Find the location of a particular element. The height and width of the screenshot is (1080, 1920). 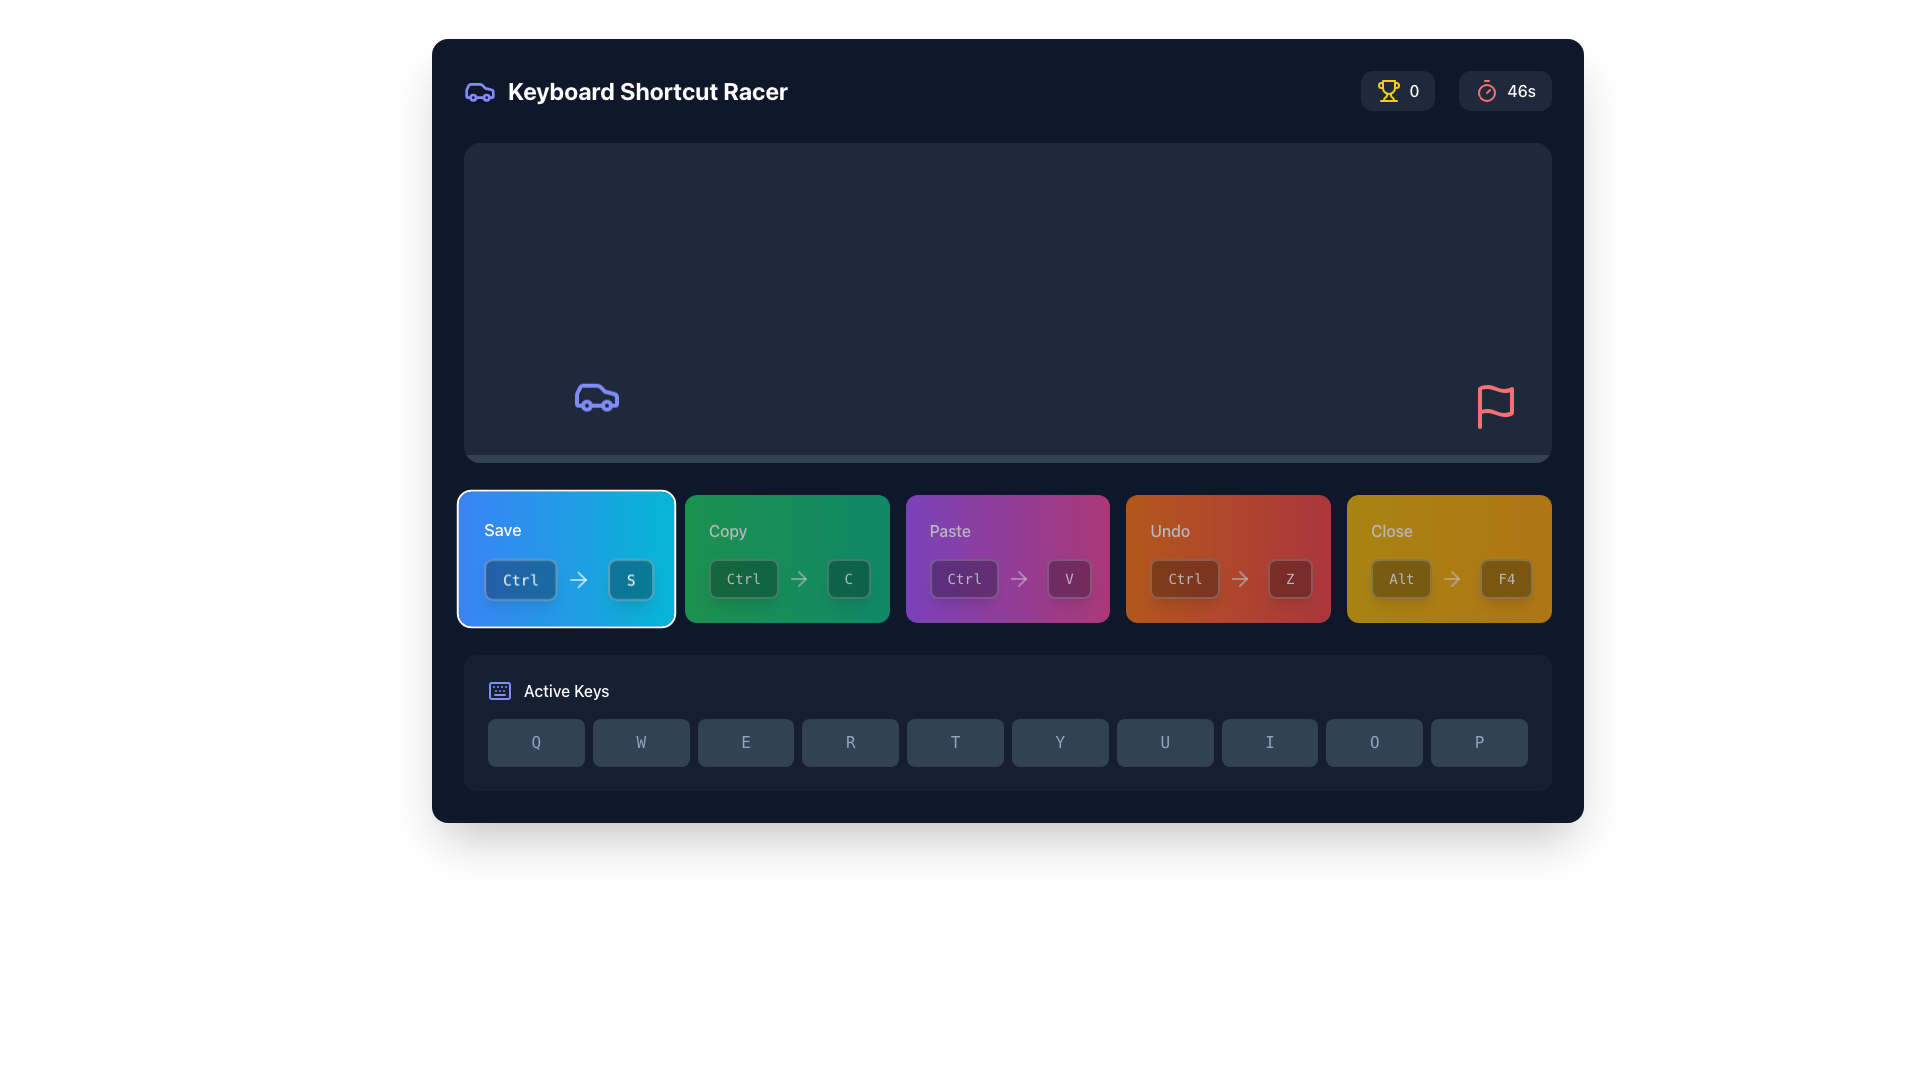

the 'Ctrl' button-like label with a dark semi-transparent background and white text, located in the 'Undo' shortcut section at the top row of the shortcut buttons is located at coordinates (1185, 578).